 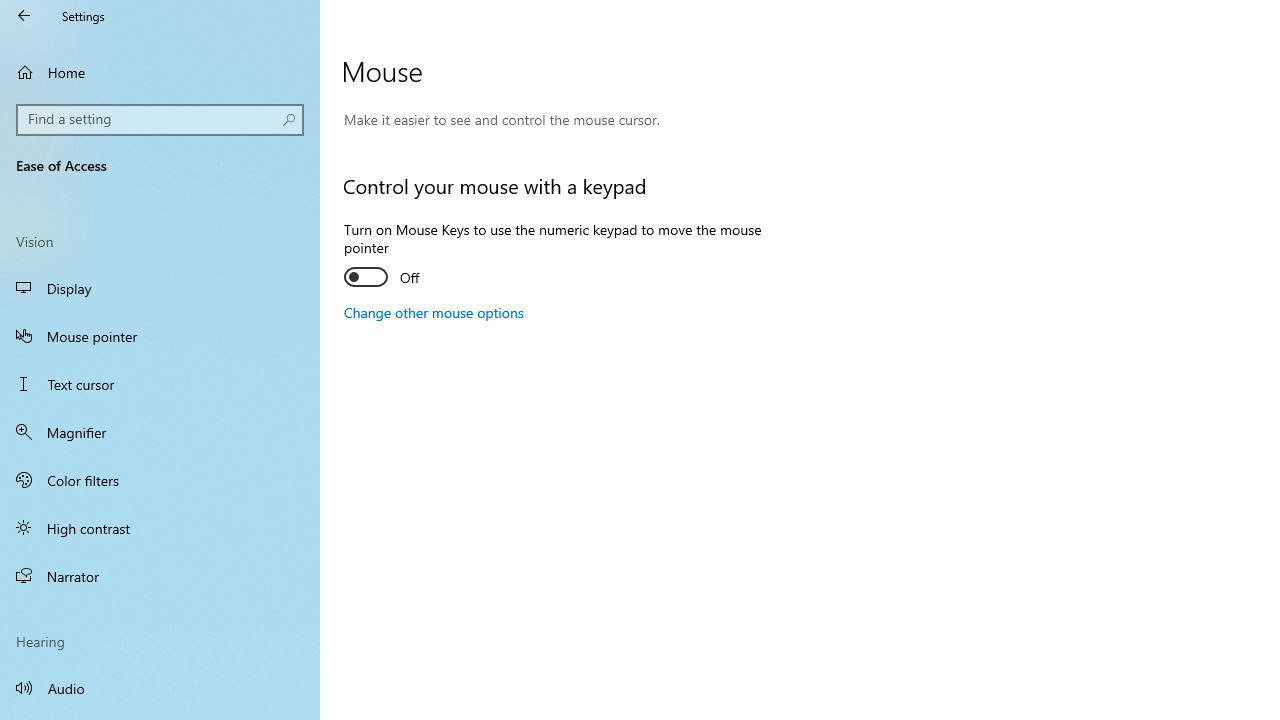 What do you see at coordinates (160, 119) in the screenshot?
I see `'Search box, Find a setting'` at bounding box center [160, 119].